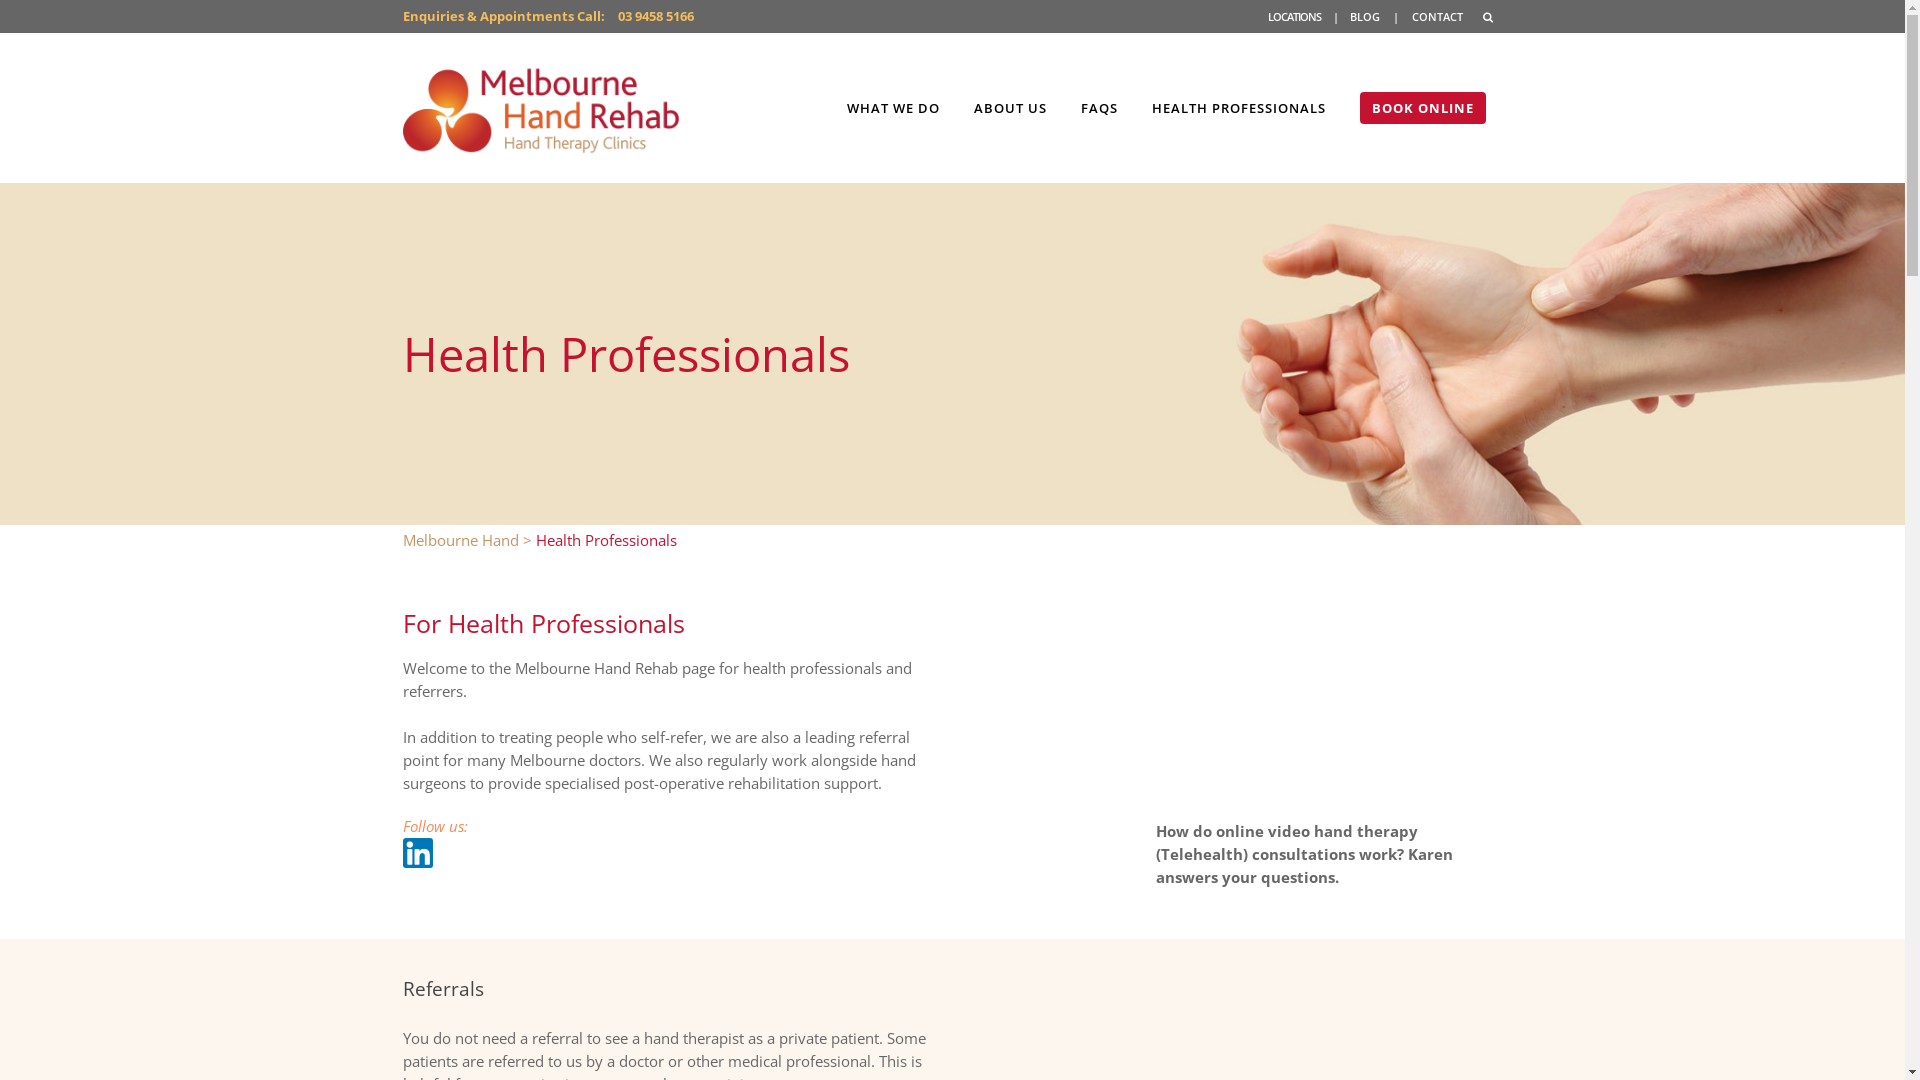 The image size is (1920, 1080). I want to click on '03 9458 5166', so click(656, 15).